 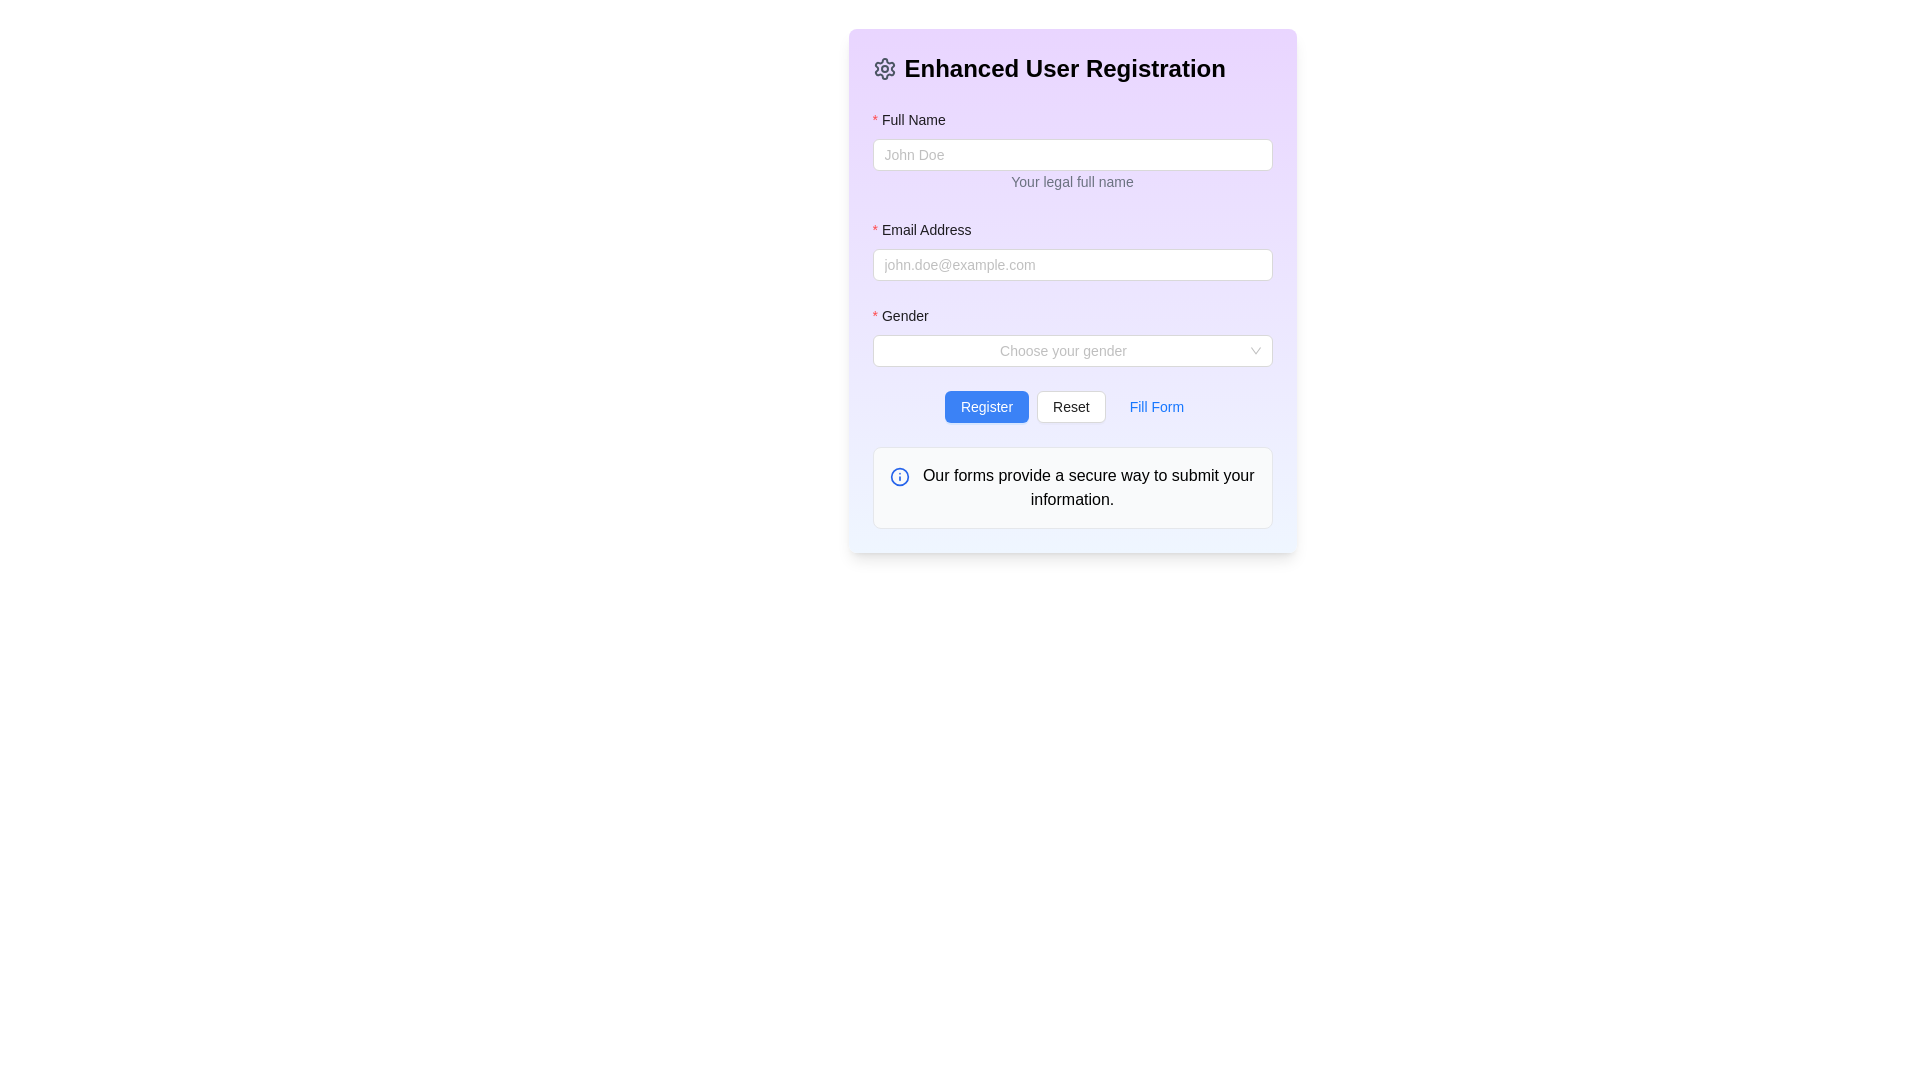 What do you see at coordinates (1062, 350) in the screenshot?
I see `the dropdown menu input field styled with a purple gradient background, which has a placeholder 'Choose your gender', located below the 'Email Address' field` at bounding box center [1062, 350].